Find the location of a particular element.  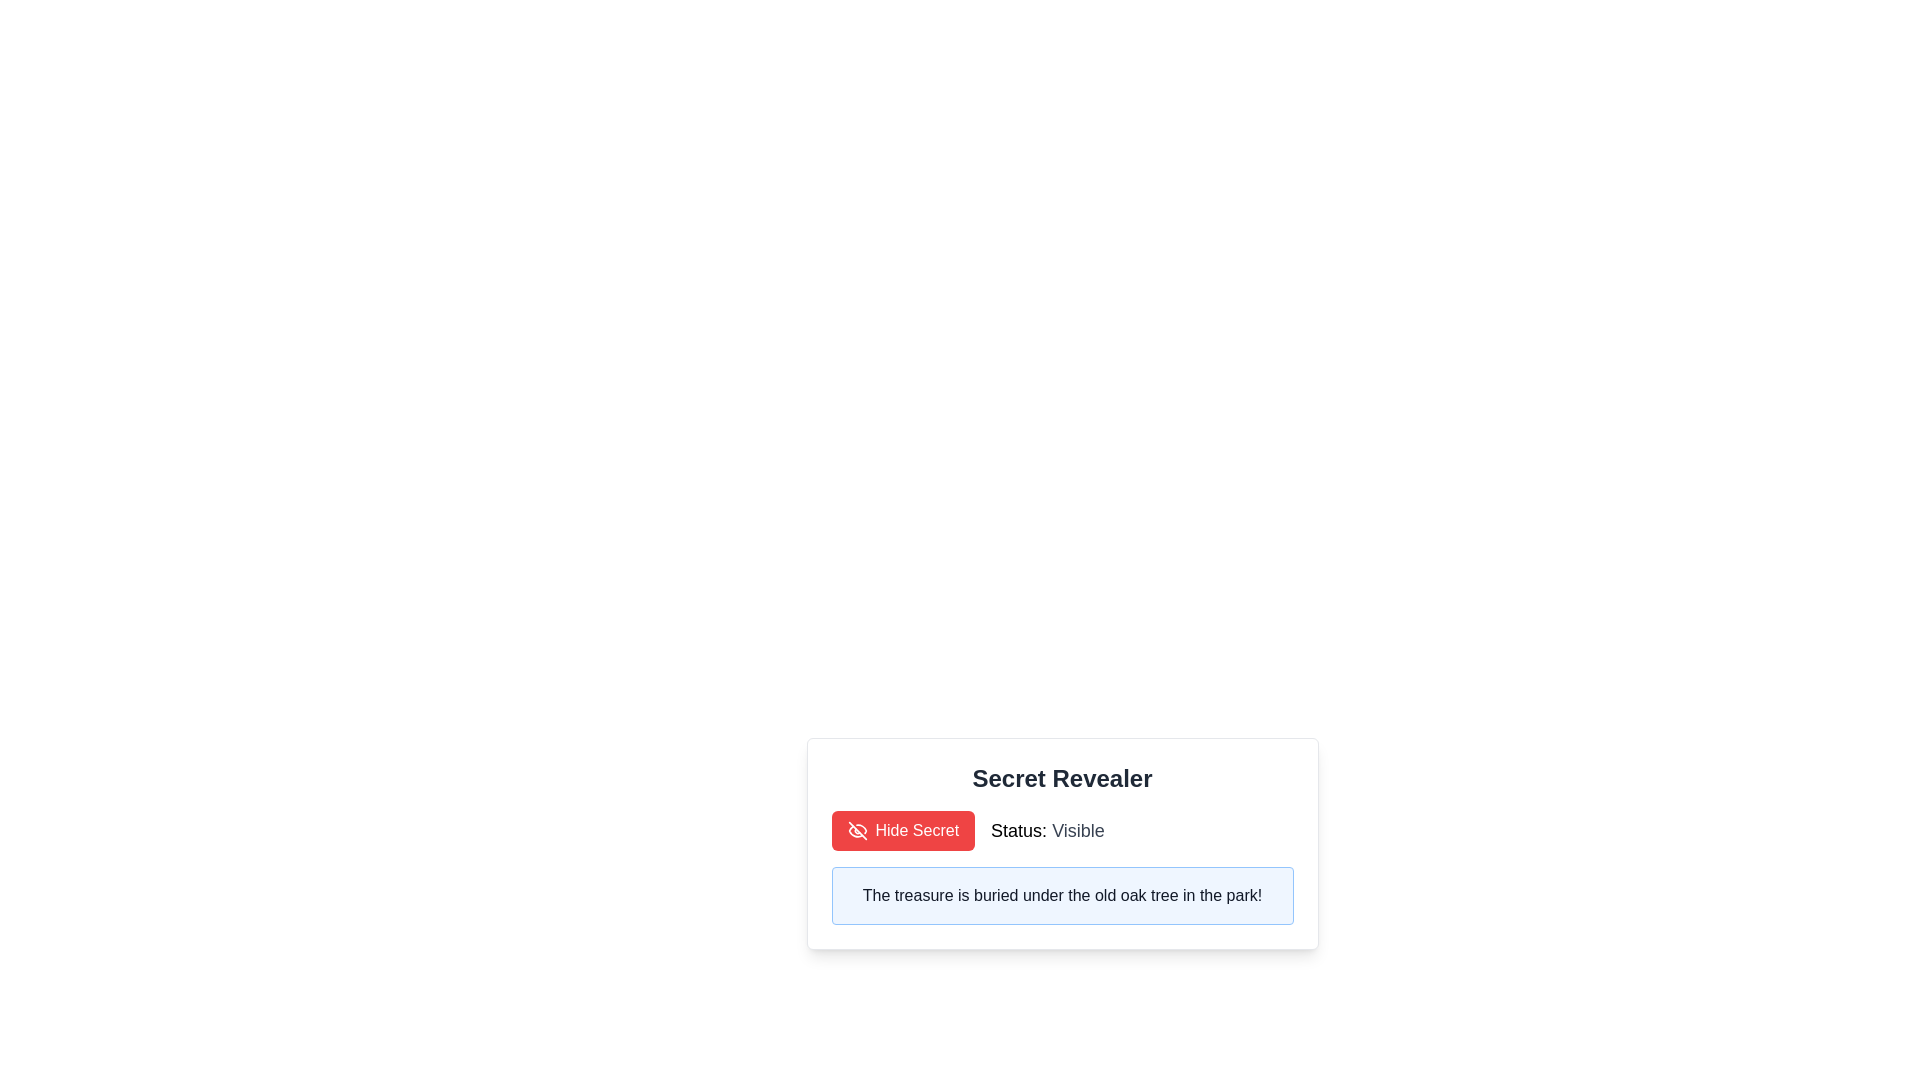

the static text display box containing the message 'The treasure is buried under the old oak tree in the park!', which has a light blue background and is located beneath the 'Hide Secret' button is located at coordinates (1061, 894).